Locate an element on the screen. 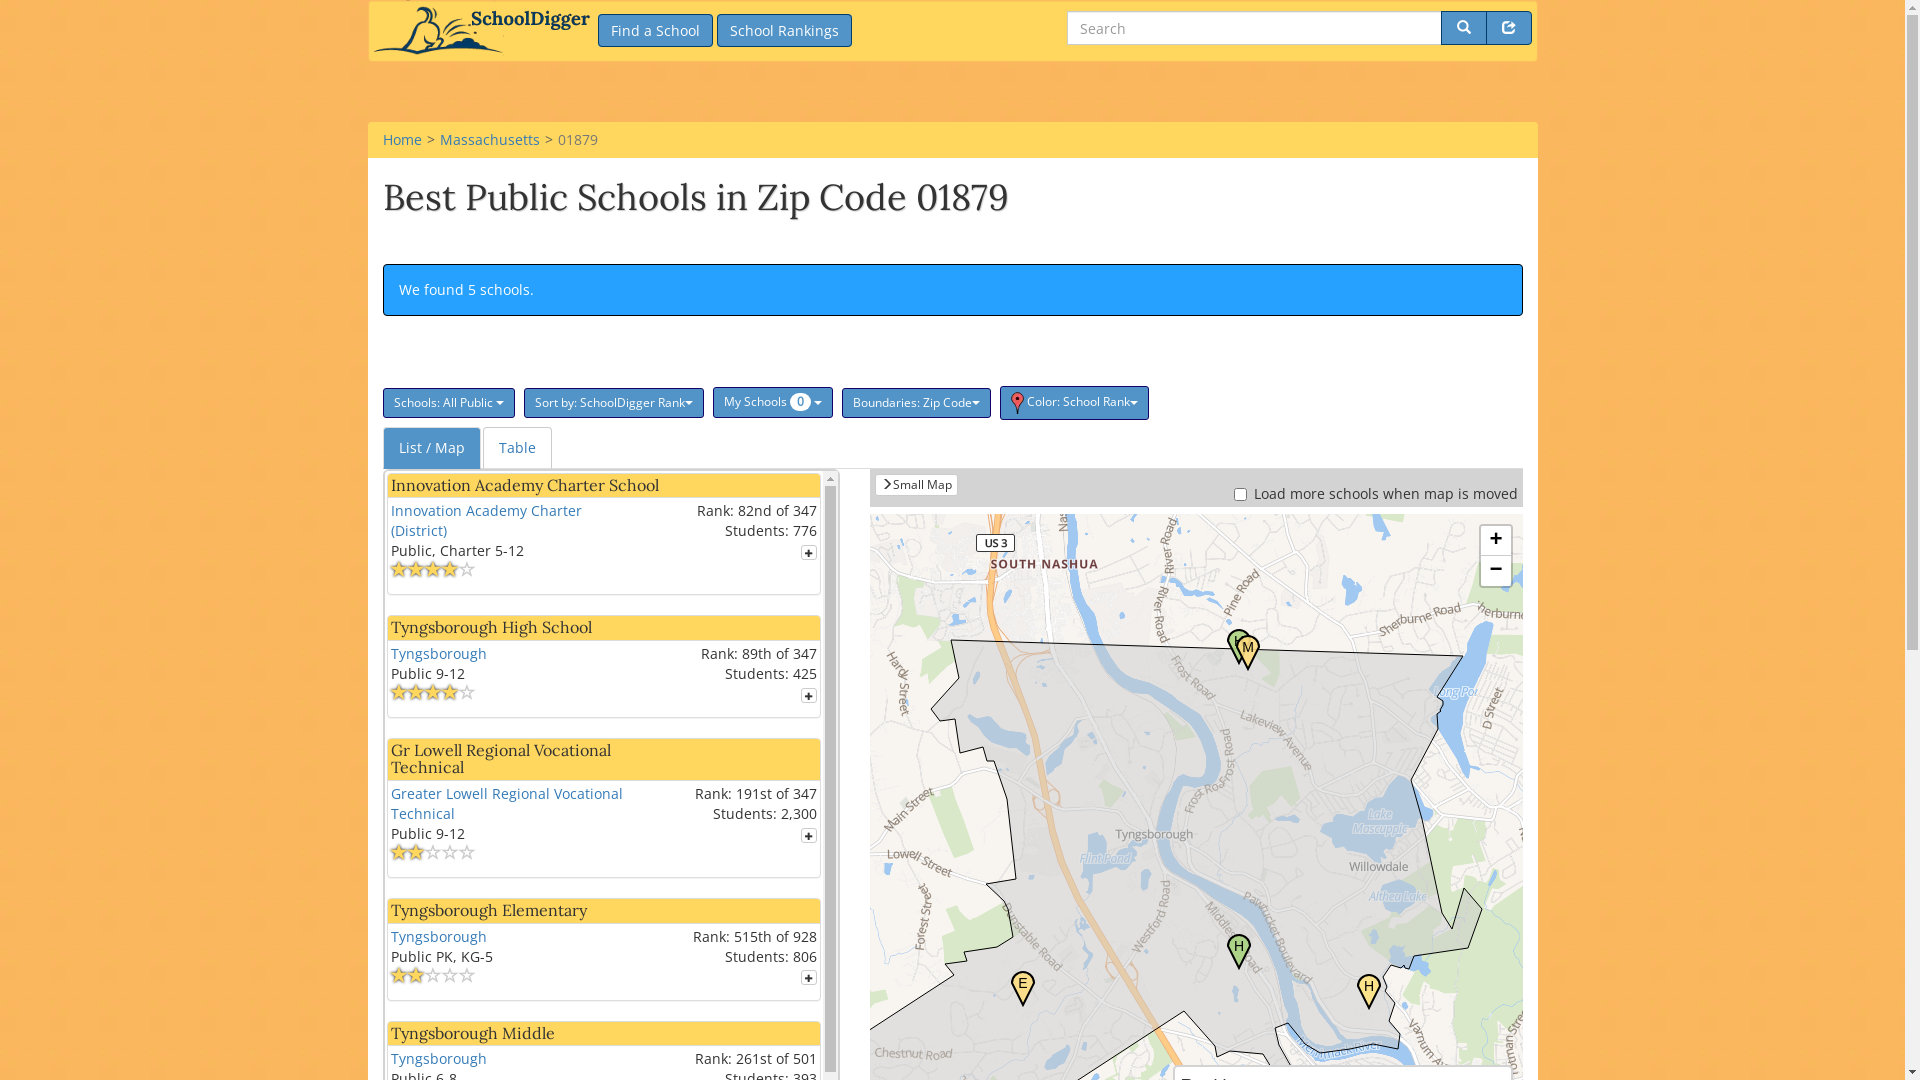 Image resolution: width=1920 pixels, height=1080 pixels. 'Tyngsborough Middle' is located at coordinates (470, 1033).